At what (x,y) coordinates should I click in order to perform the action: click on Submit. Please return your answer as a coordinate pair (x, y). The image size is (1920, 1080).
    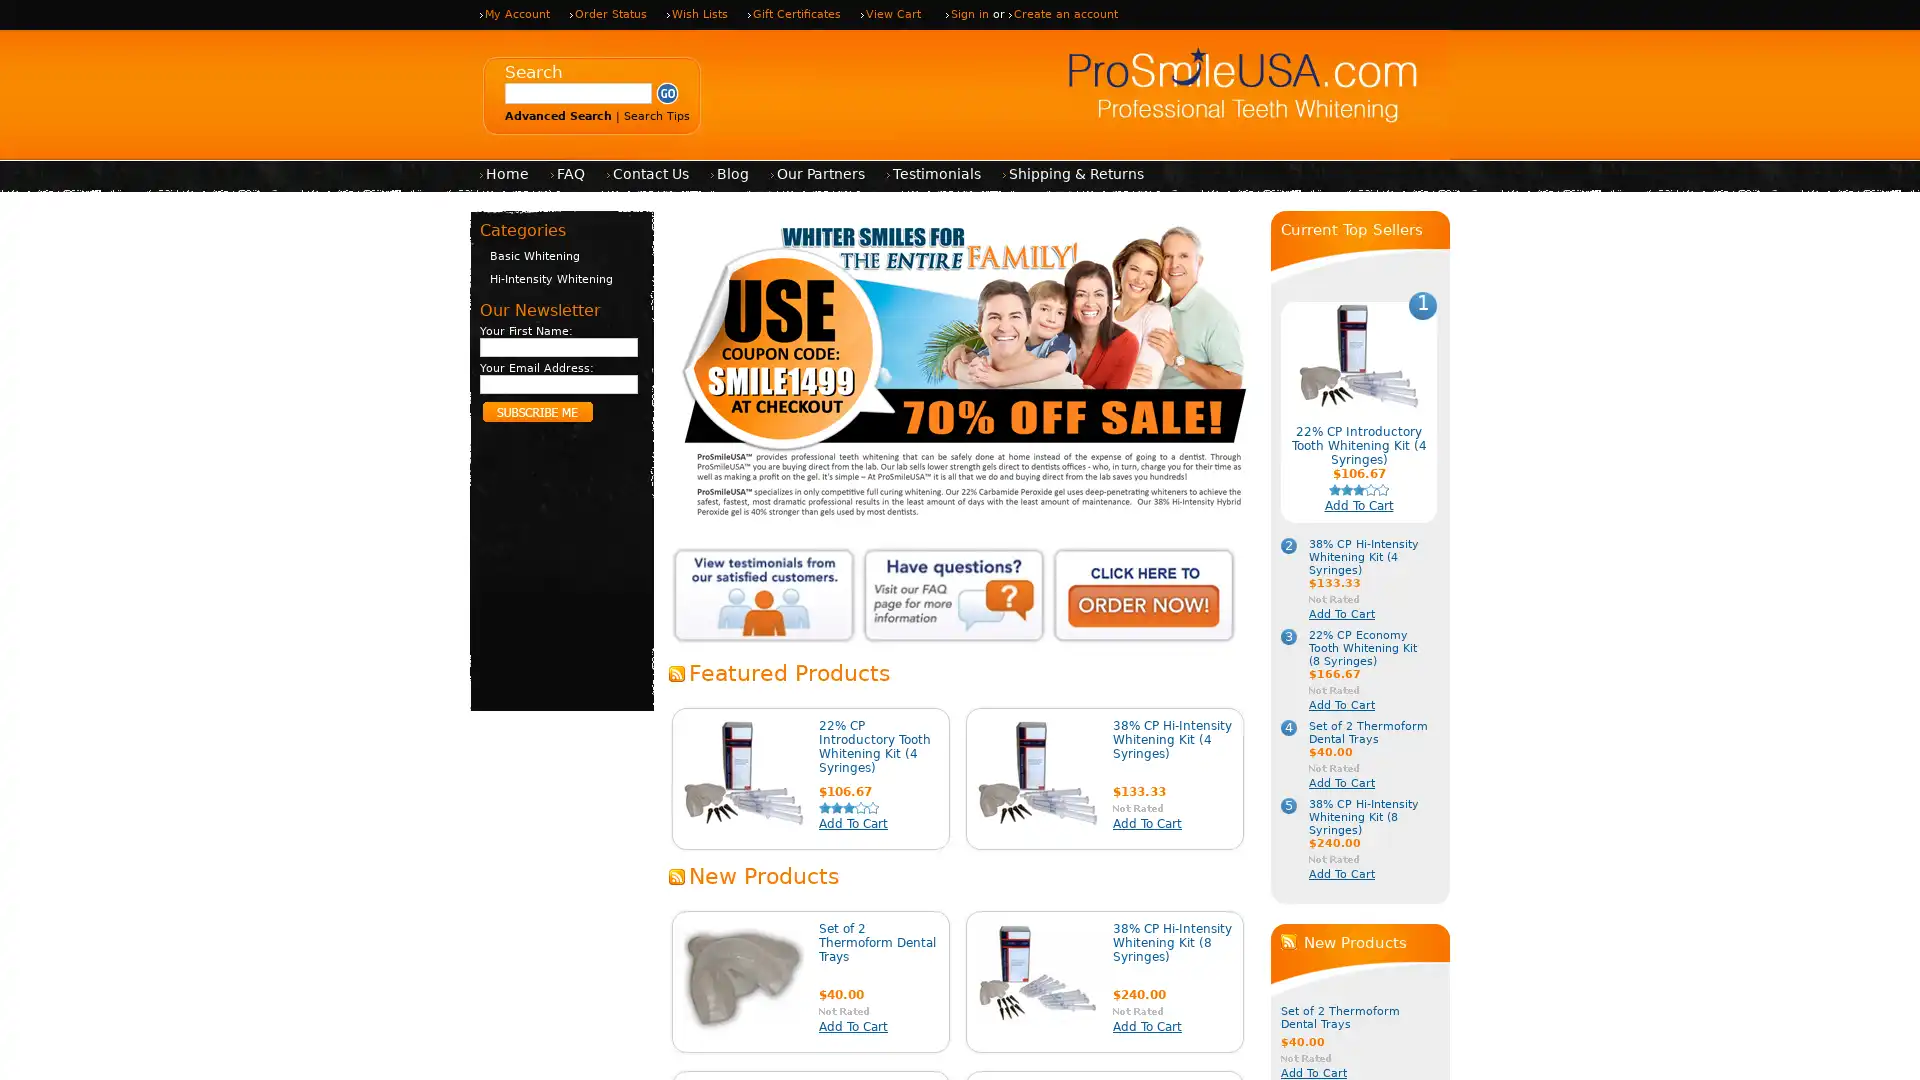
    Looking at the image, I should click on (667, 93).